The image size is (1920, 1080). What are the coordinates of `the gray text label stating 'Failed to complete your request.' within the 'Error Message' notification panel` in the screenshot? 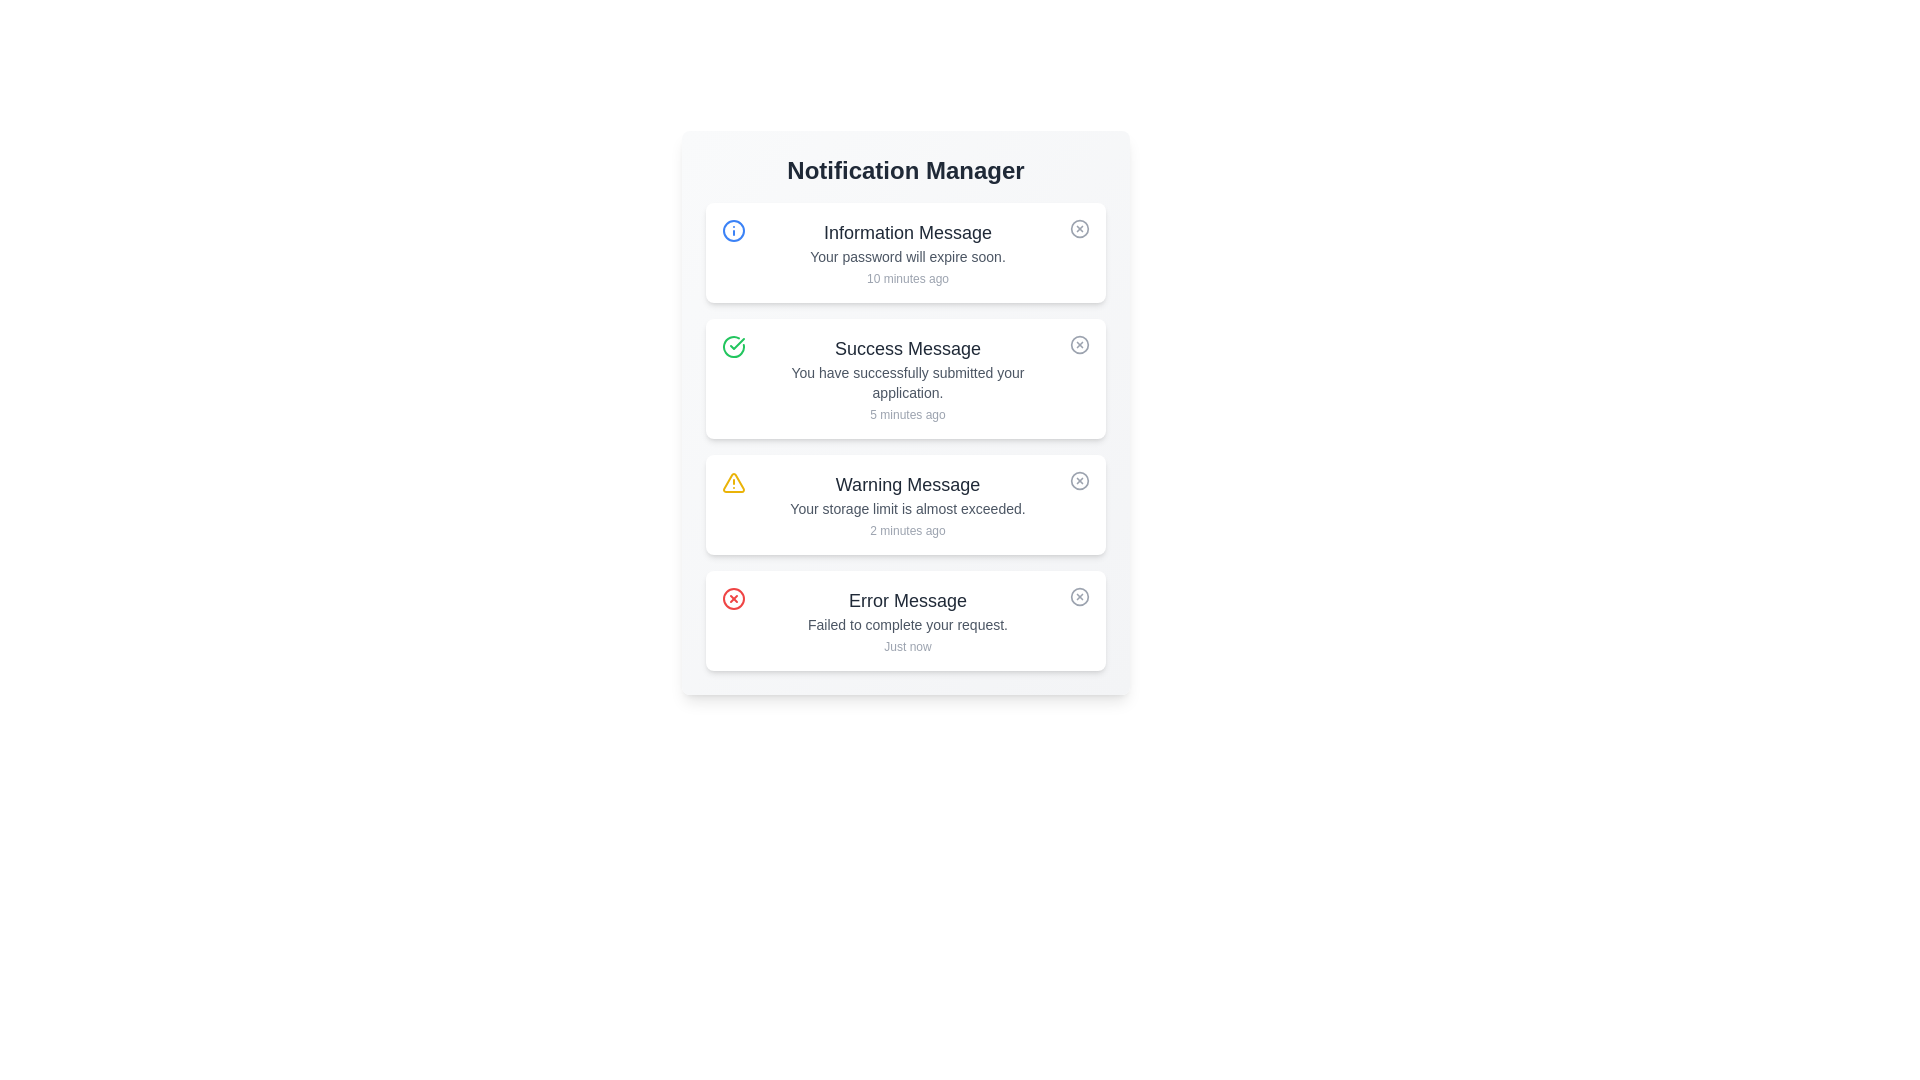 It's located at (906, 623).